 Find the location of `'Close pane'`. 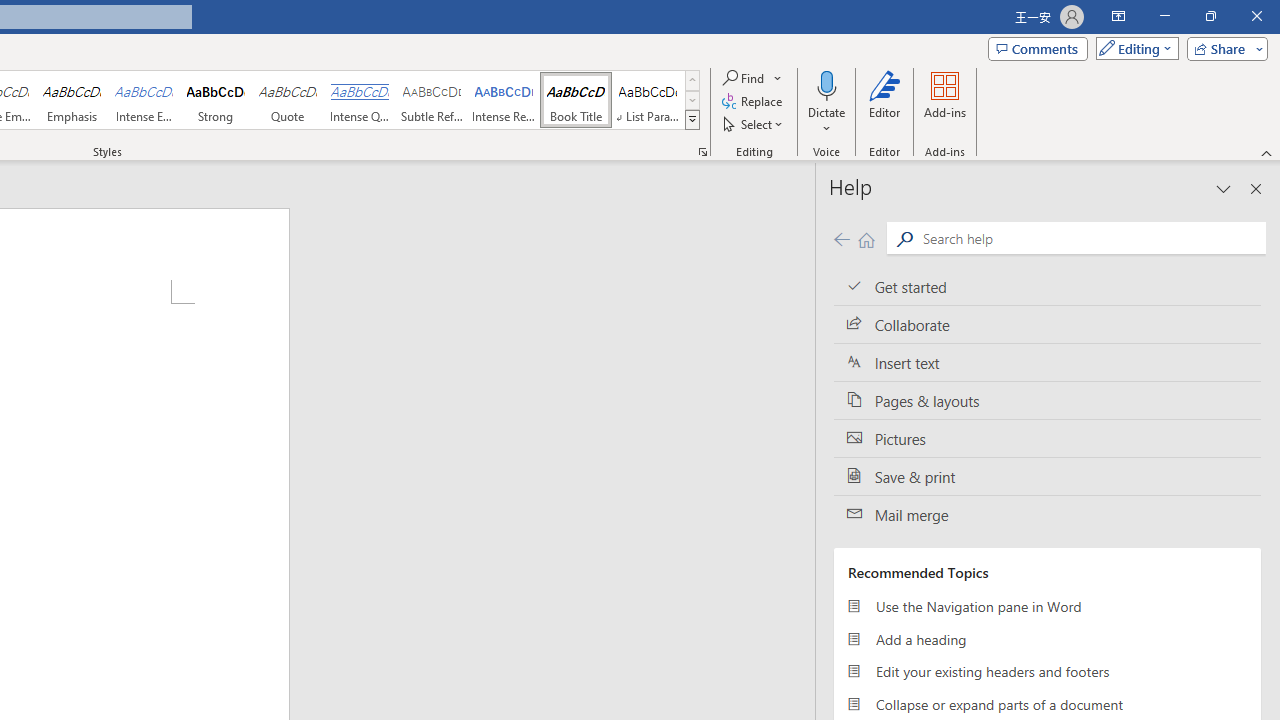

'Close pane' is located at coordinates (1255, 189).